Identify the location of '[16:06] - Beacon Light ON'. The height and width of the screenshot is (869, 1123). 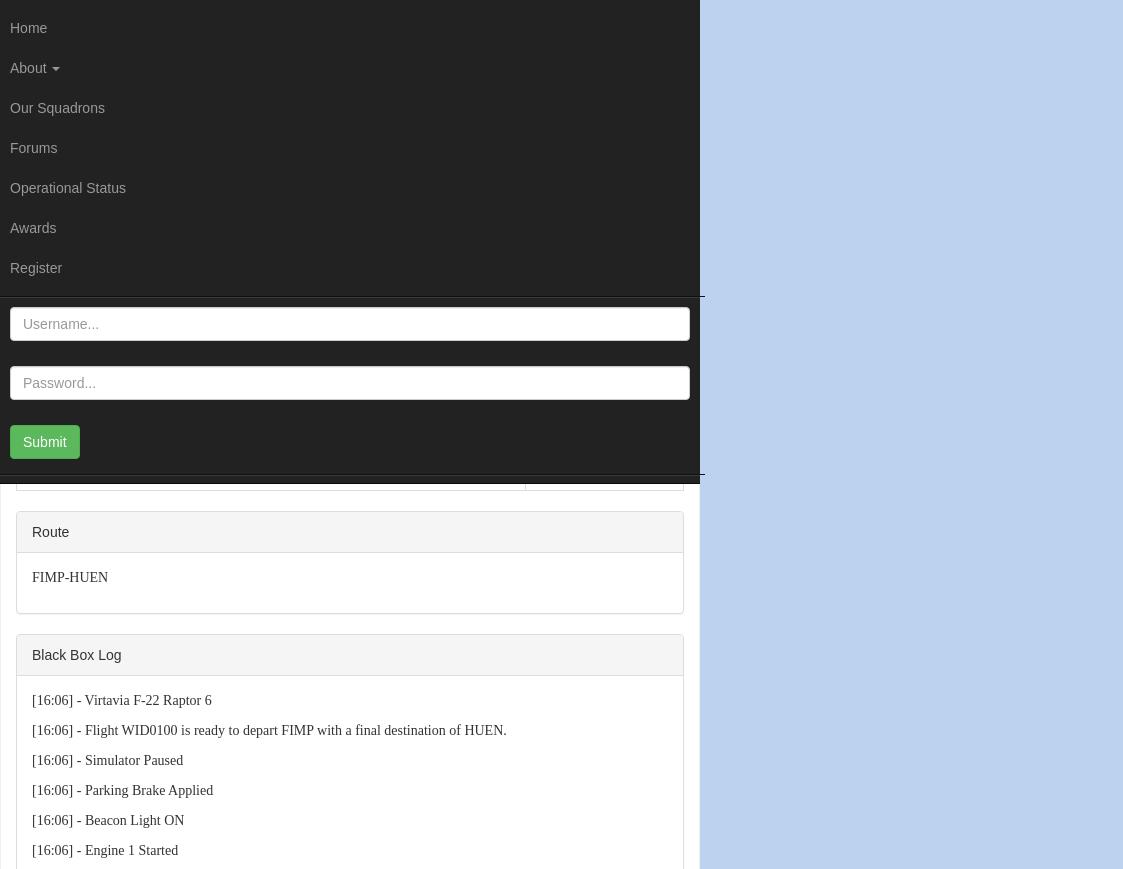
(107, 819).